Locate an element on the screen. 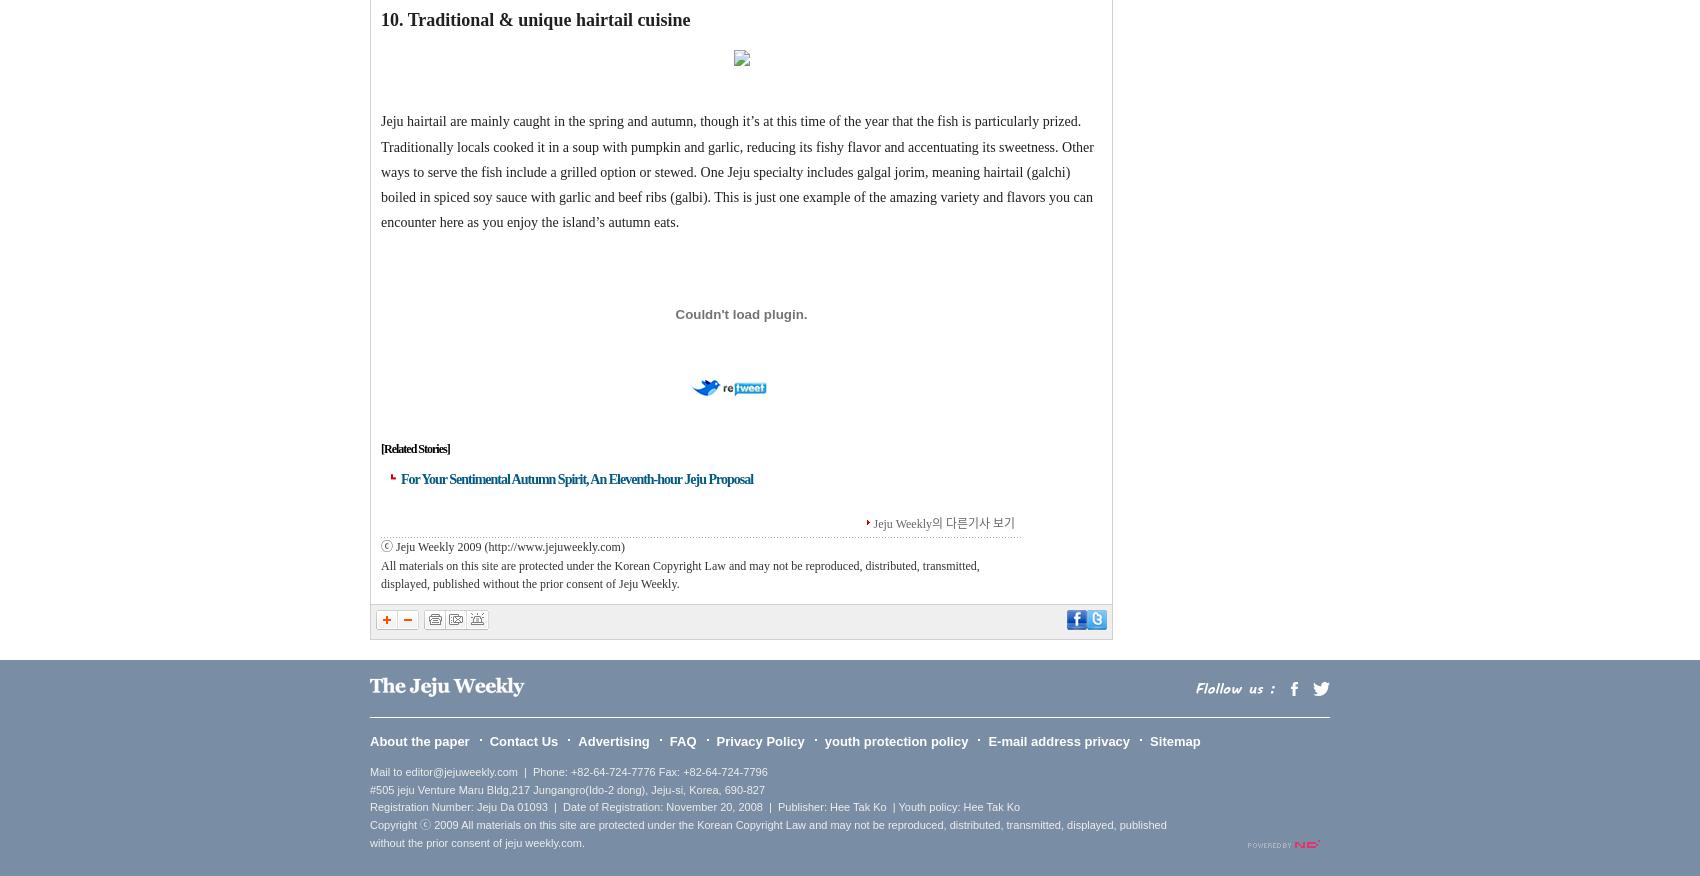 Image resolution: width=1700 pixels, height=876 pixels. 'FAQ' is located at coordinates (682, 741).